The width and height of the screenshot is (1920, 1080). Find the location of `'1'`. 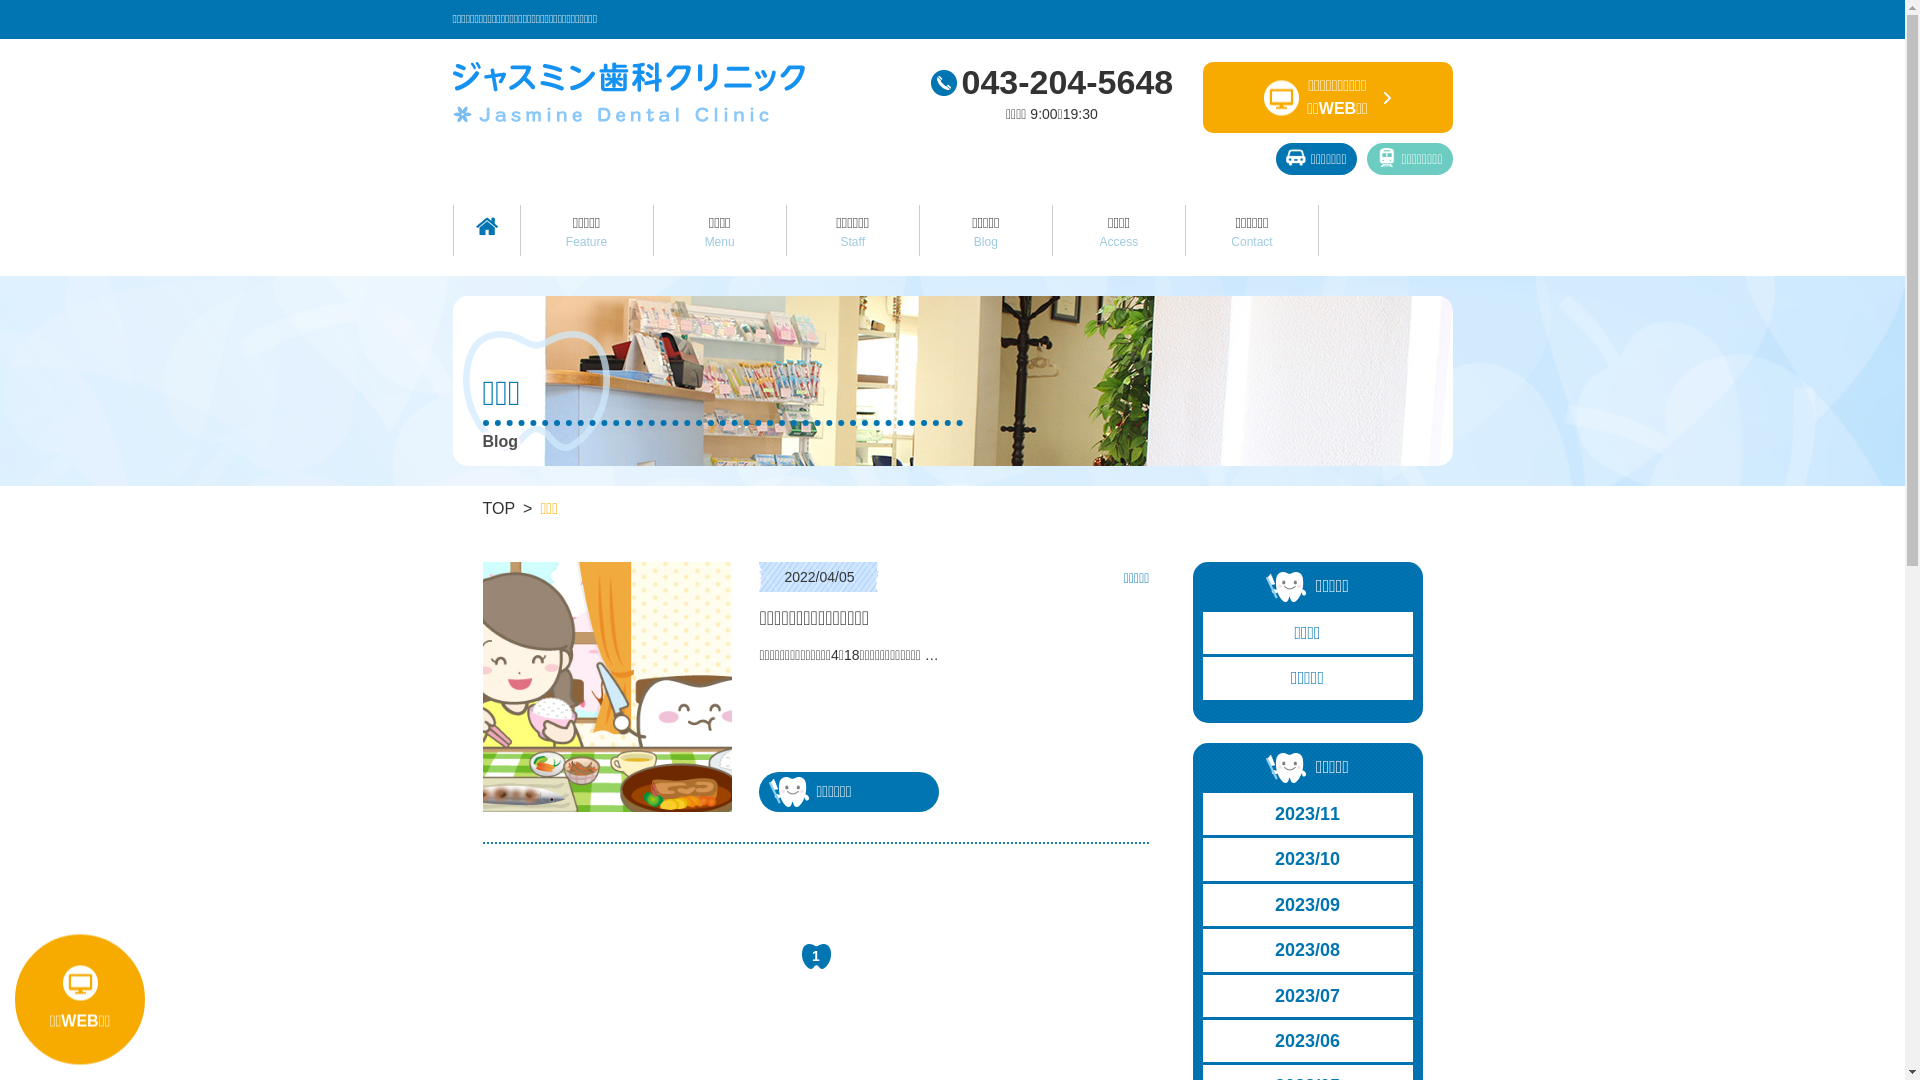

'1' is located at coordinates (816, 955).